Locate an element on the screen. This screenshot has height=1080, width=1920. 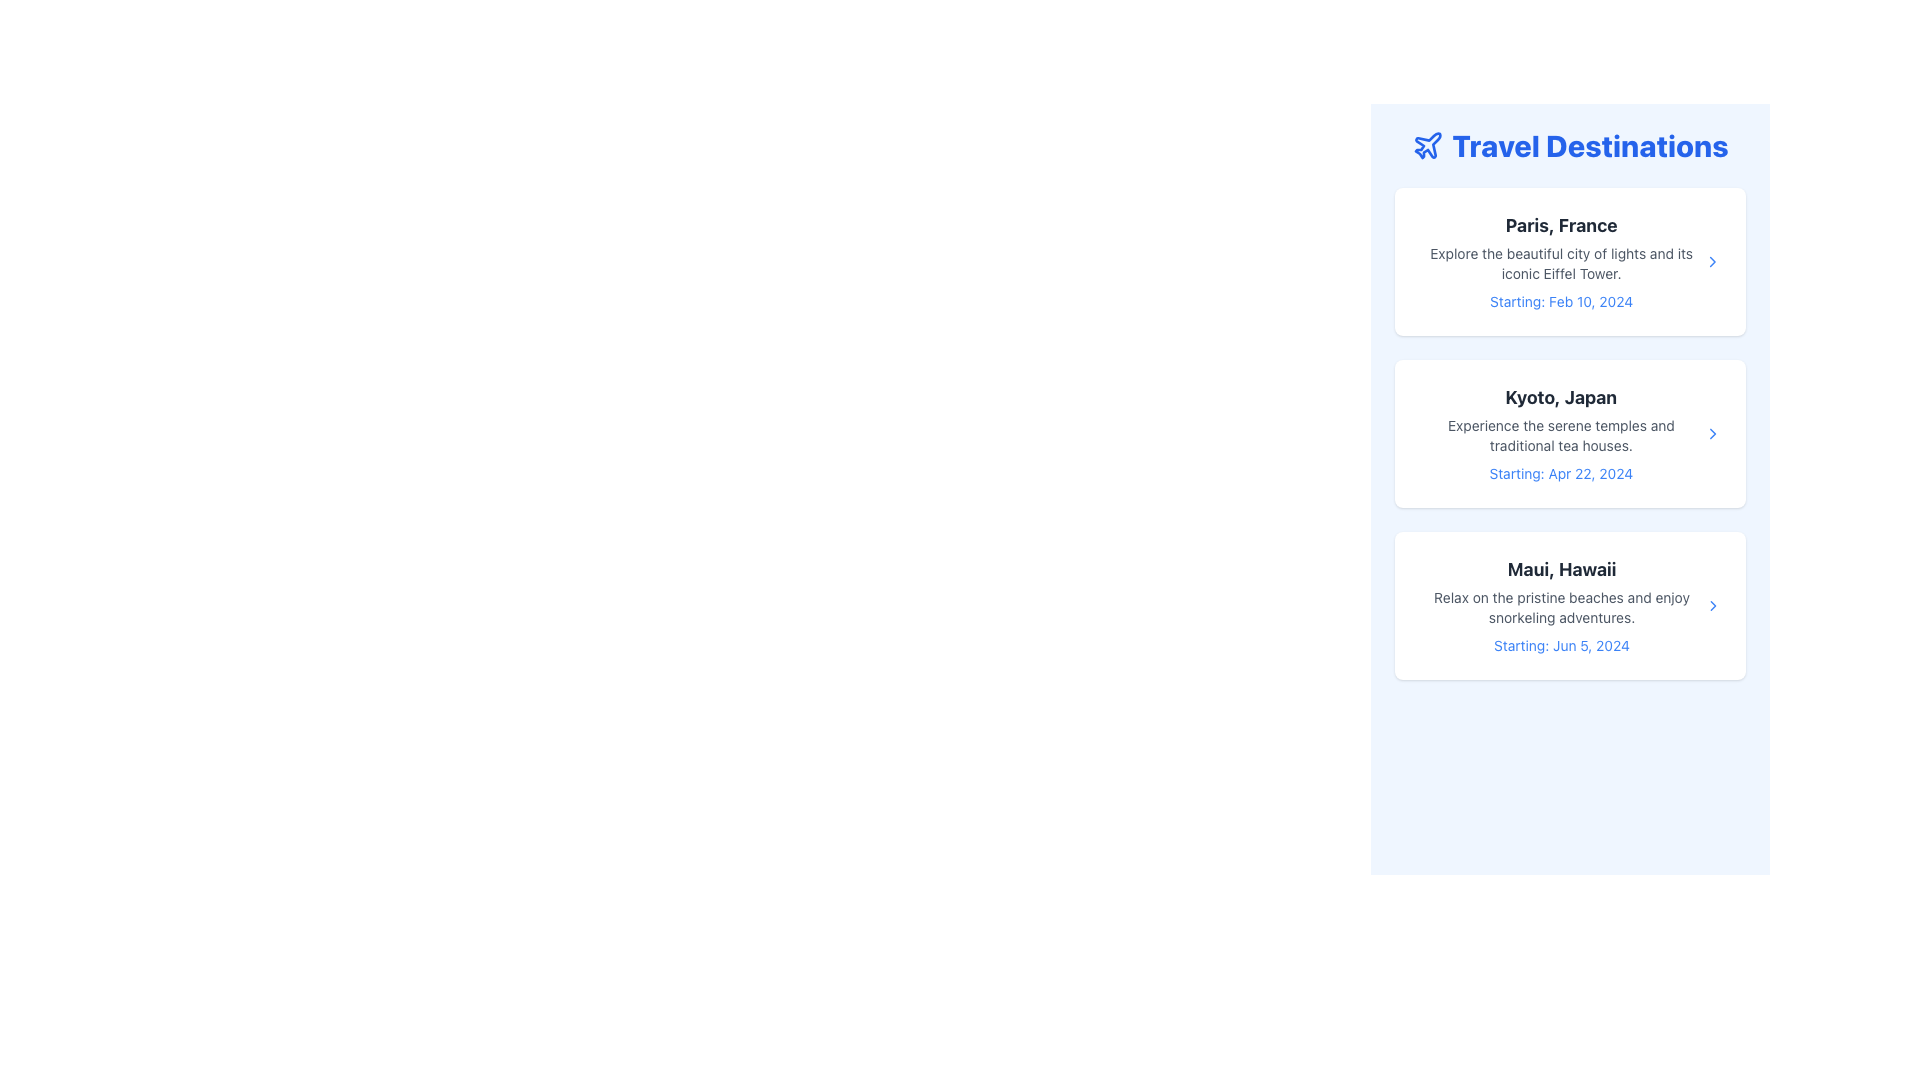
the right-pointing chevron arrow in the last card of travel destinations is located at coordinates (1712, 604).